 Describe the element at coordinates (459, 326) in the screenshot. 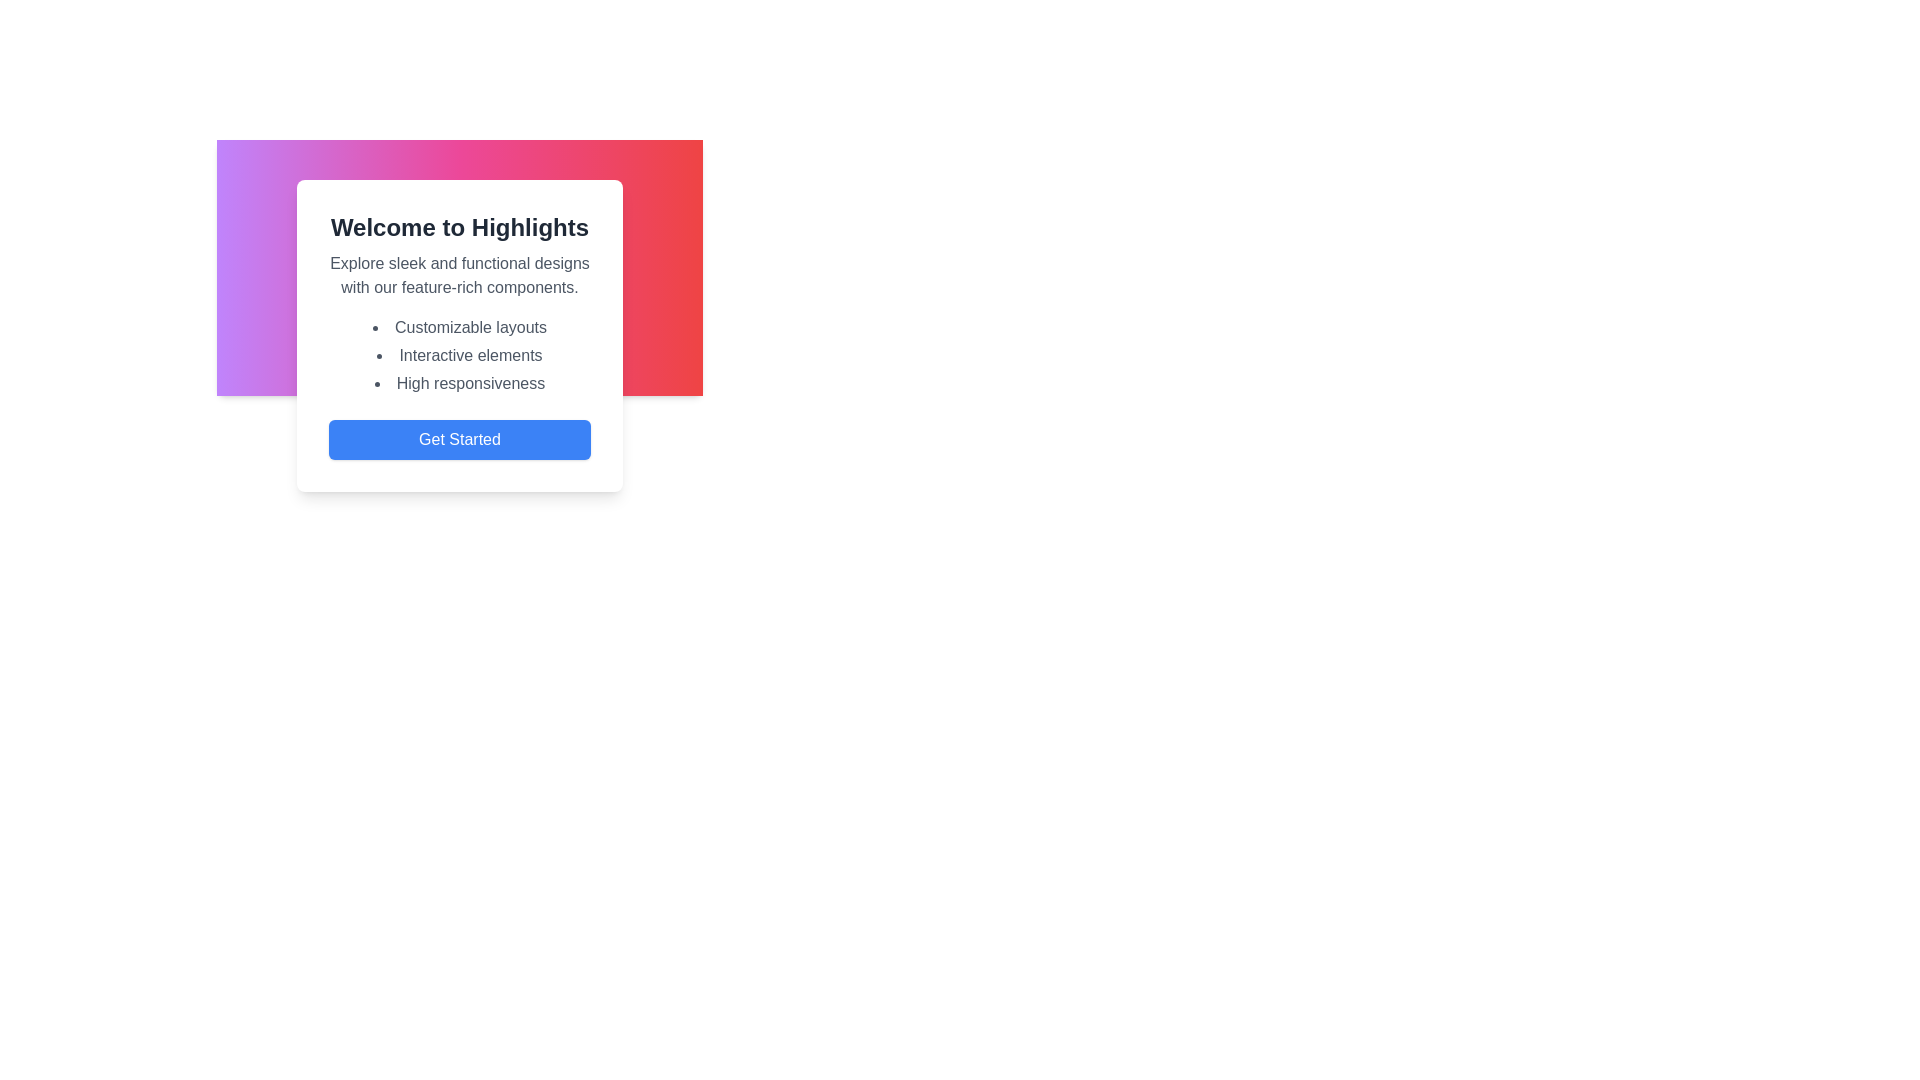

I see `the first list item that contains the text 'Customizable layouts' in a bullet-point format, located in the center of a white card under the title 'Welcome` at that location.